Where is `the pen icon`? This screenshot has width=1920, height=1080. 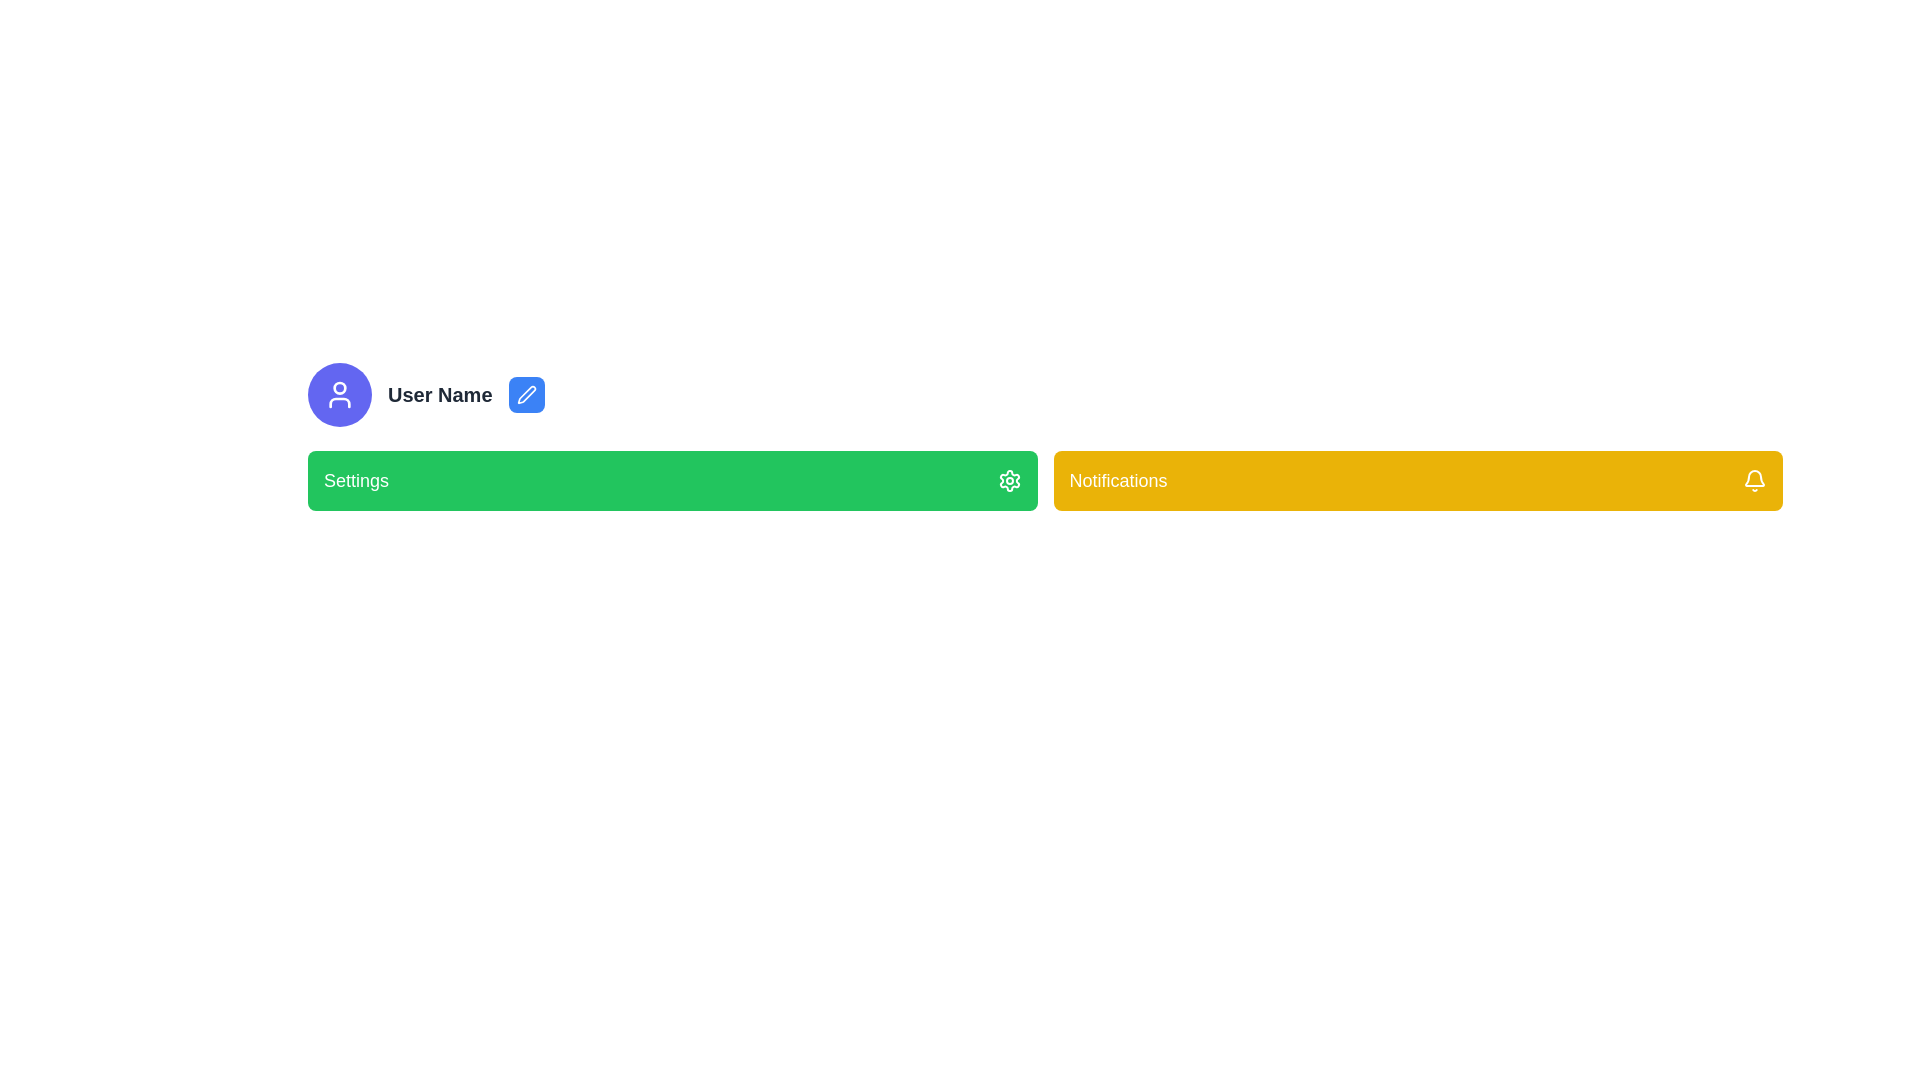
the pen icon is located at coordinates (526, 394).